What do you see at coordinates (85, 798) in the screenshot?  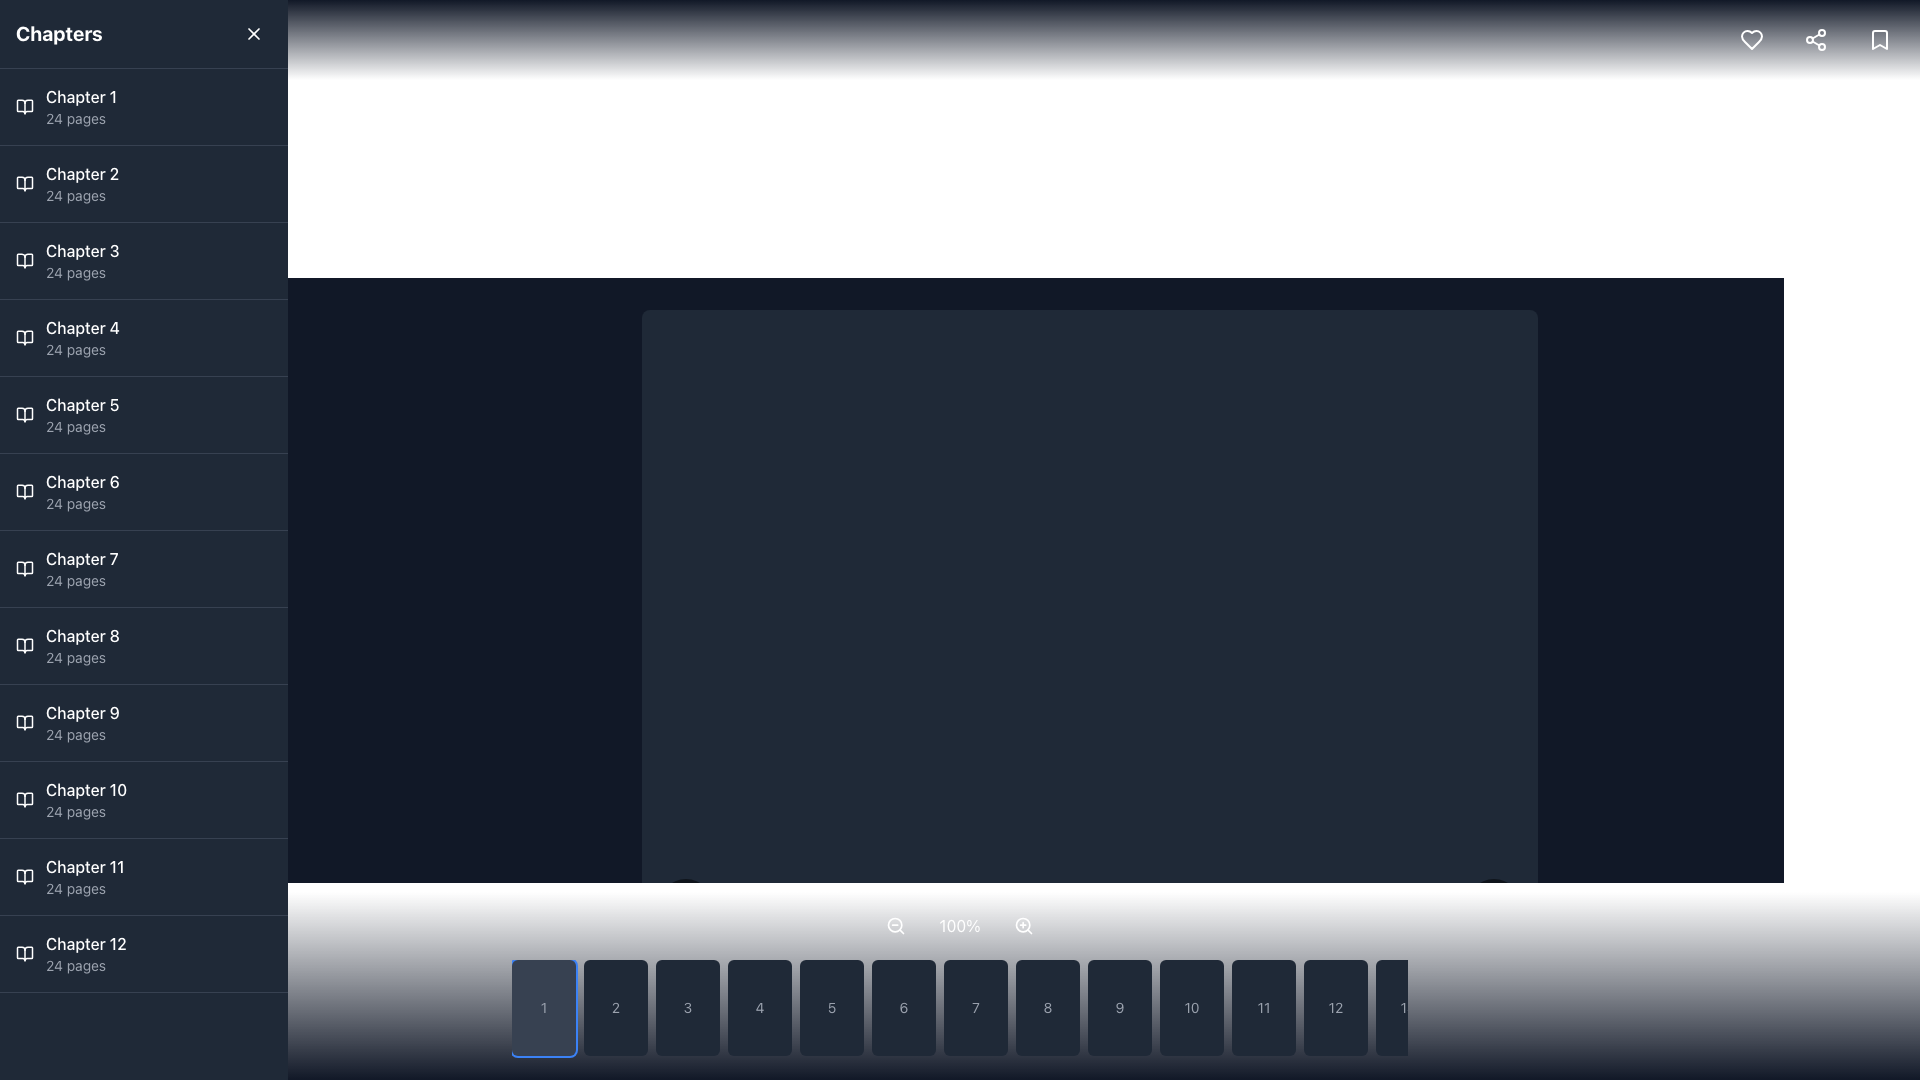 I see `the Chapter 10 list item element` at bounding box center [85, 798].